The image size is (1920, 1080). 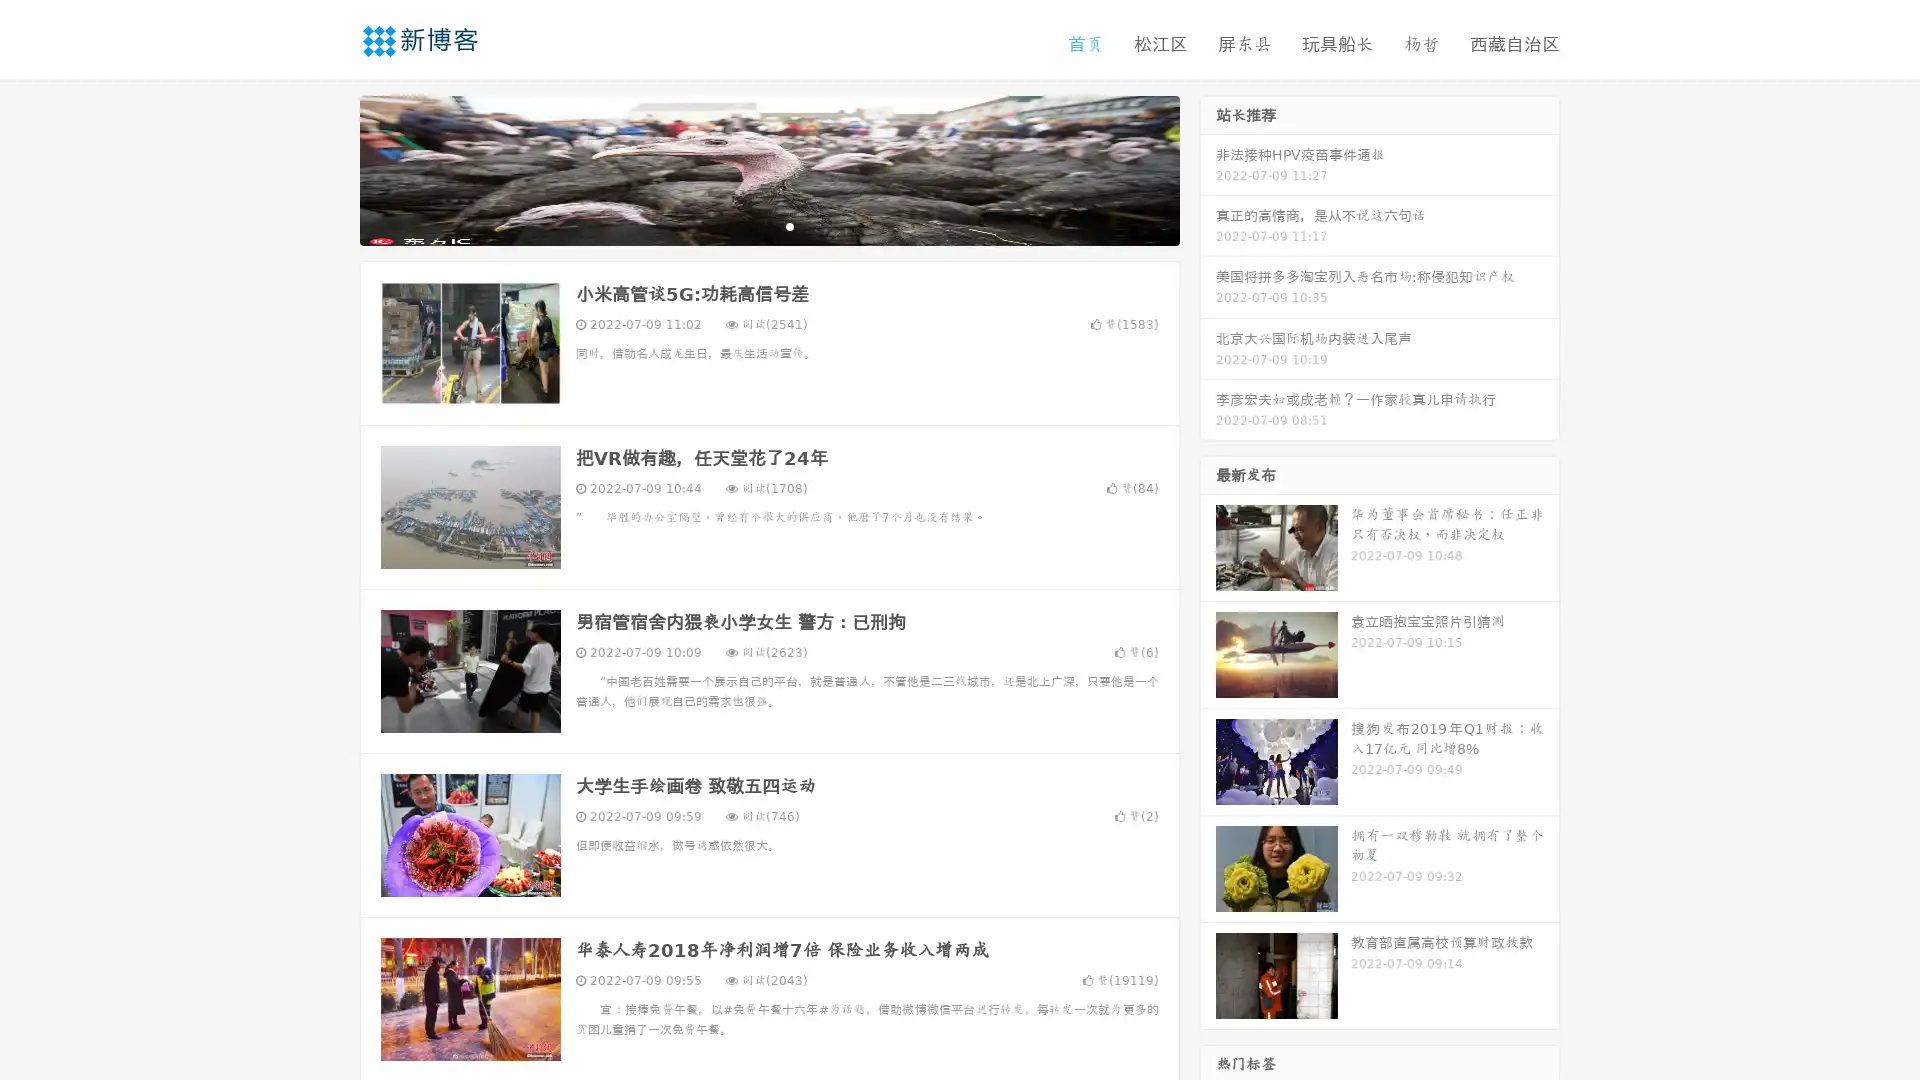 What do you see at coordinates (768, 225) in the screenshot?
I see `Go to slide 2` at bounding box center [768, 225].